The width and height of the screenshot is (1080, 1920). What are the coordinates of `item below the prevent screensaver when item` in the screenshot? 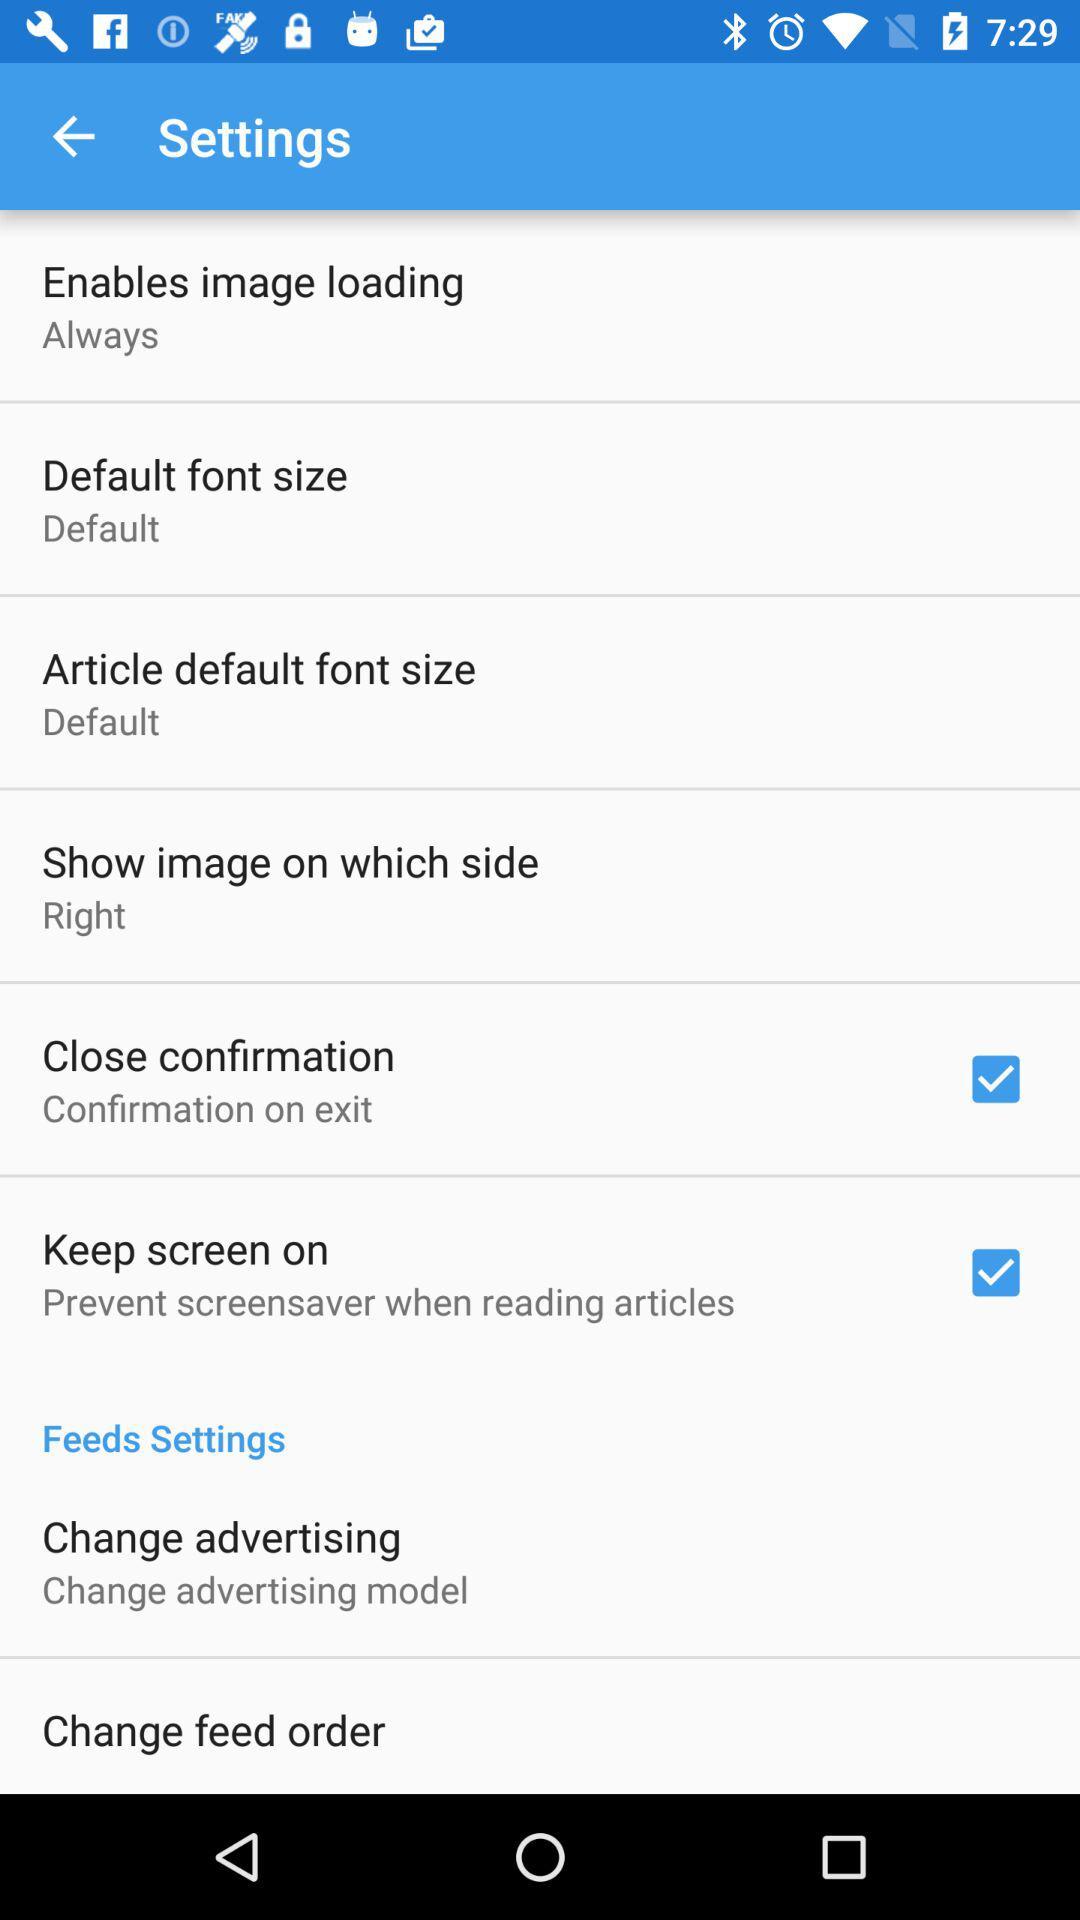 It's located at (540, 1415).